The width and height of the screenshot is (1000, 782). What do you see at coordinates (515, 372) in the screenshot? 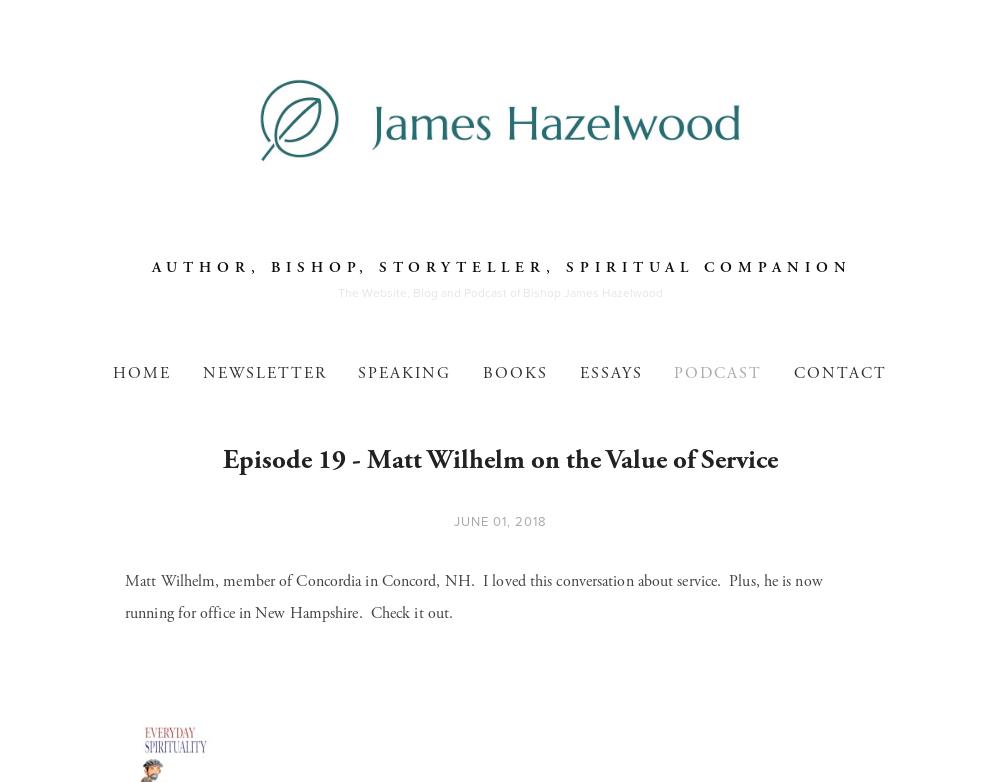
I see `'Books'` at bounding box center [515, 372].